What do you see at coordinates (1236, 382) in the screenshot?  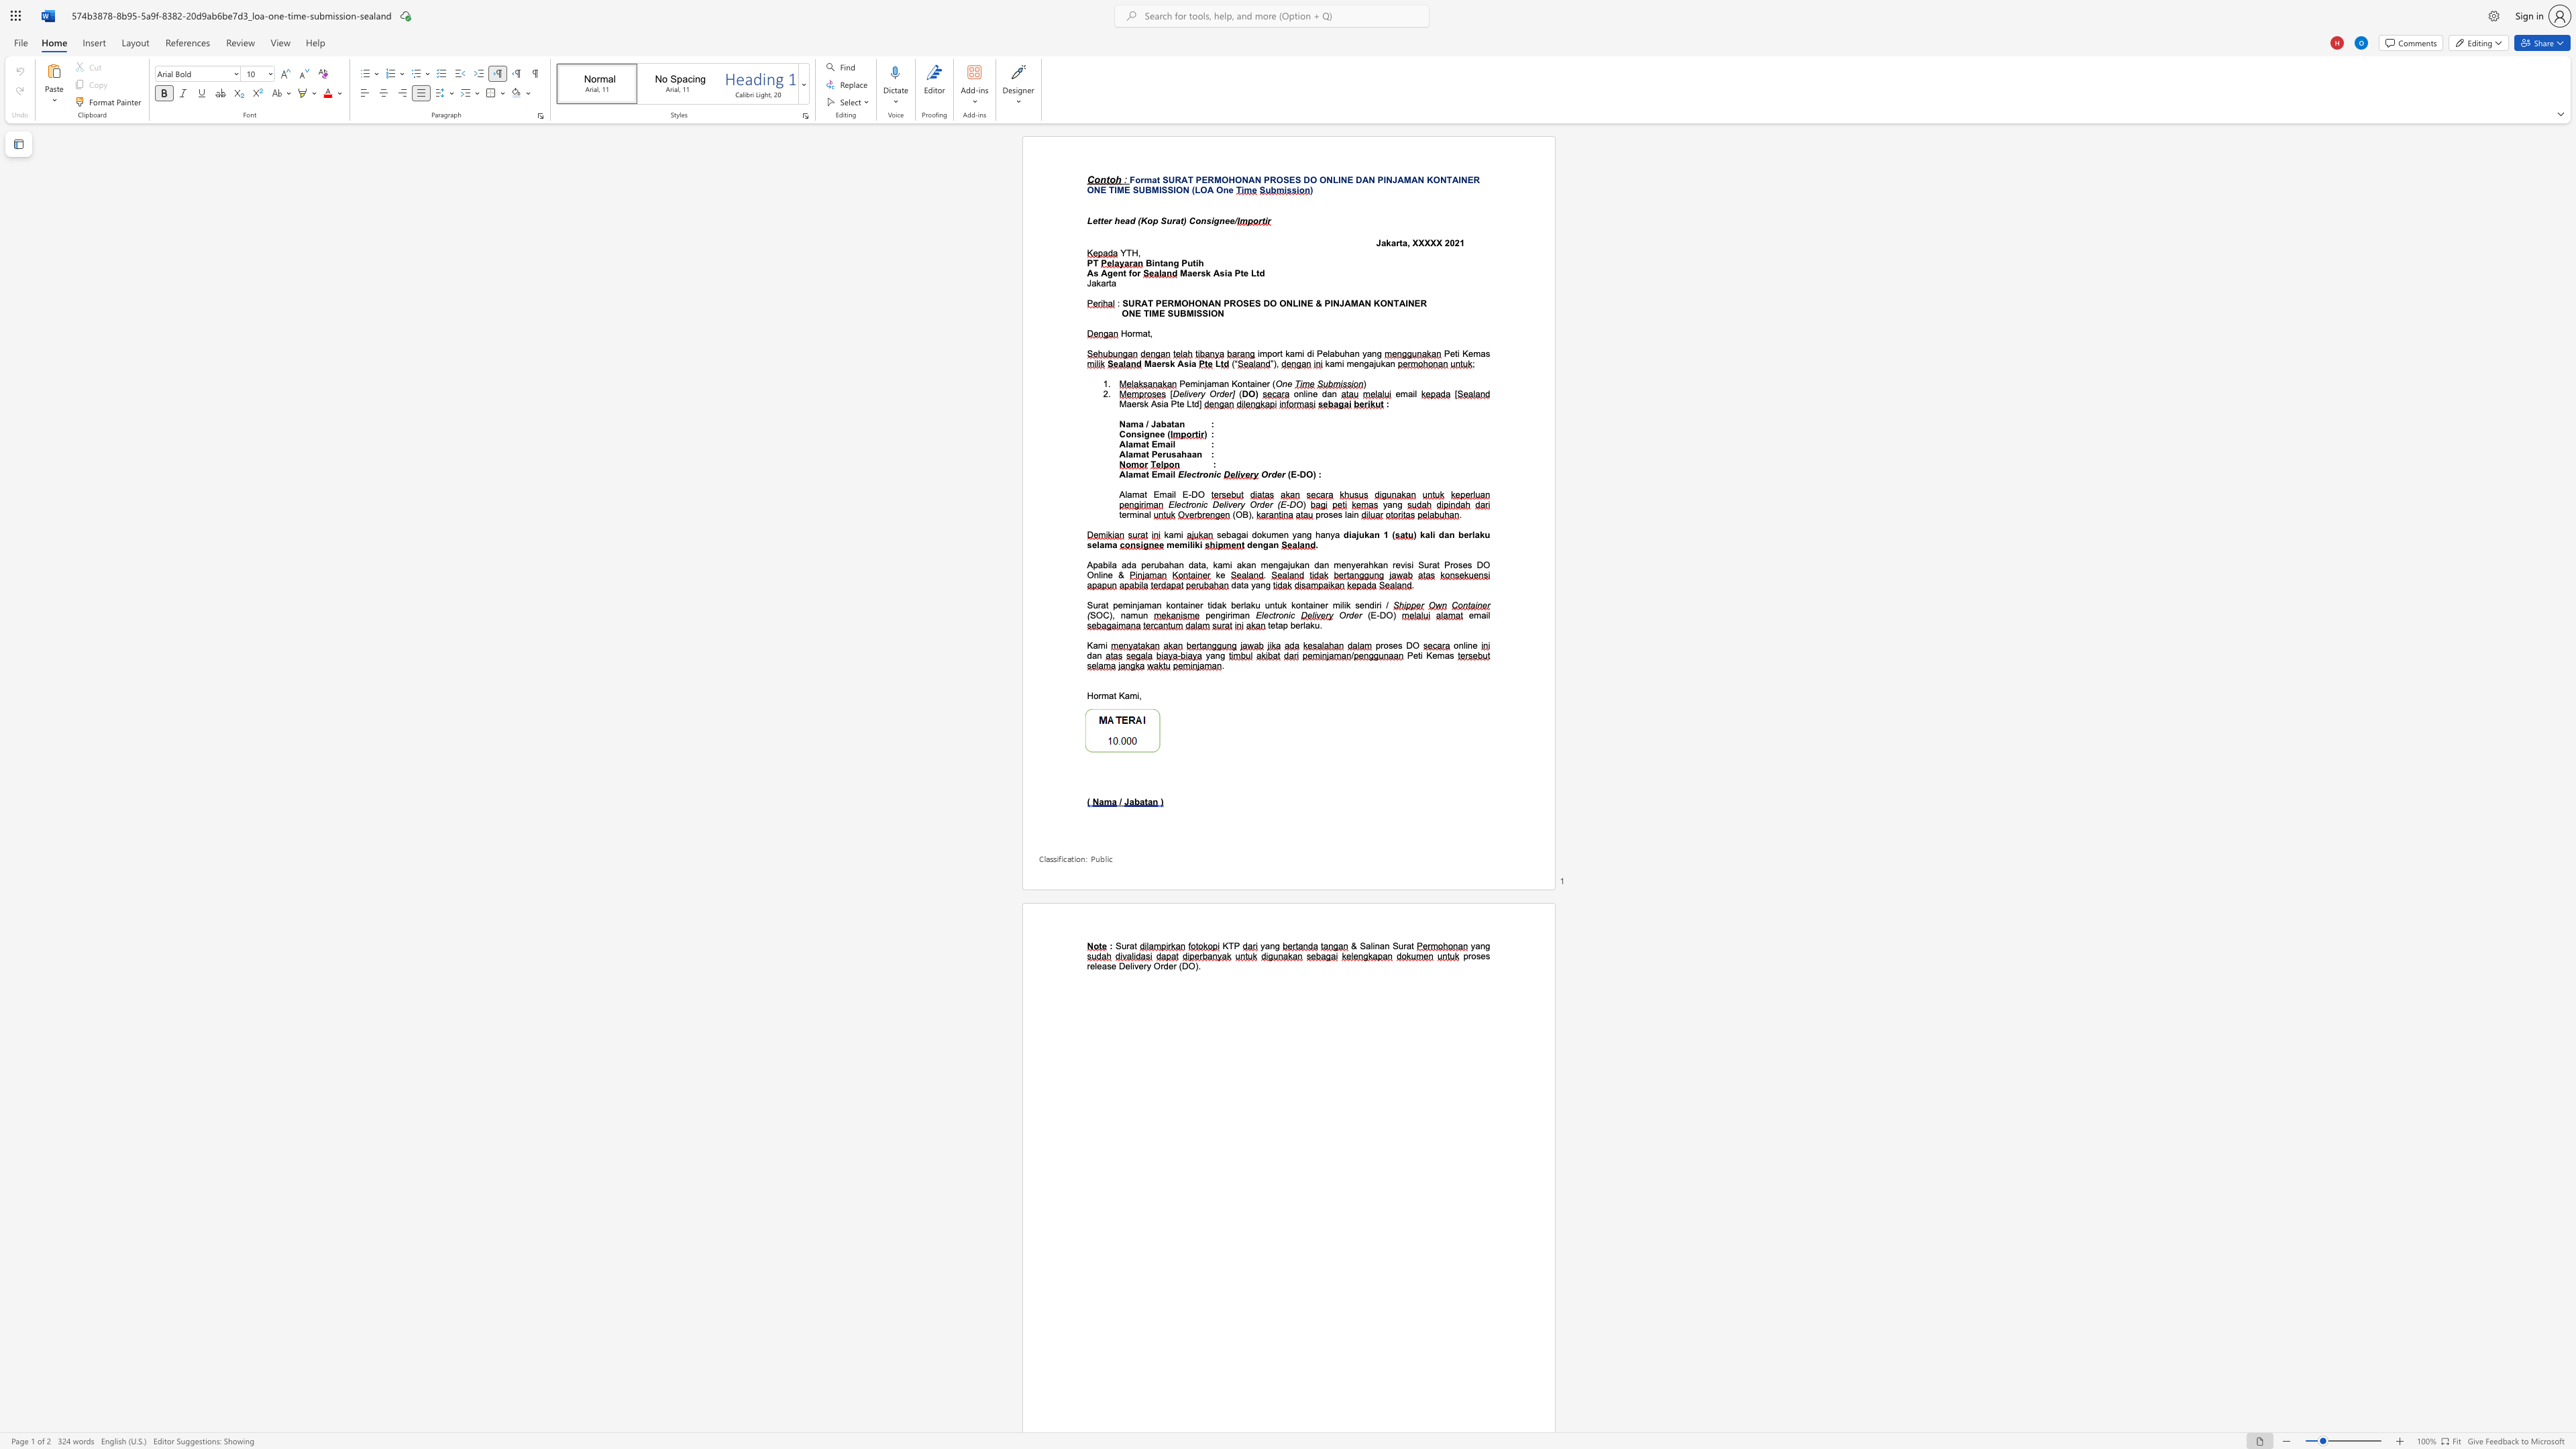 I see `the space between the continuous character "K" and "o" in the text` at bounding box center [1236, 382].